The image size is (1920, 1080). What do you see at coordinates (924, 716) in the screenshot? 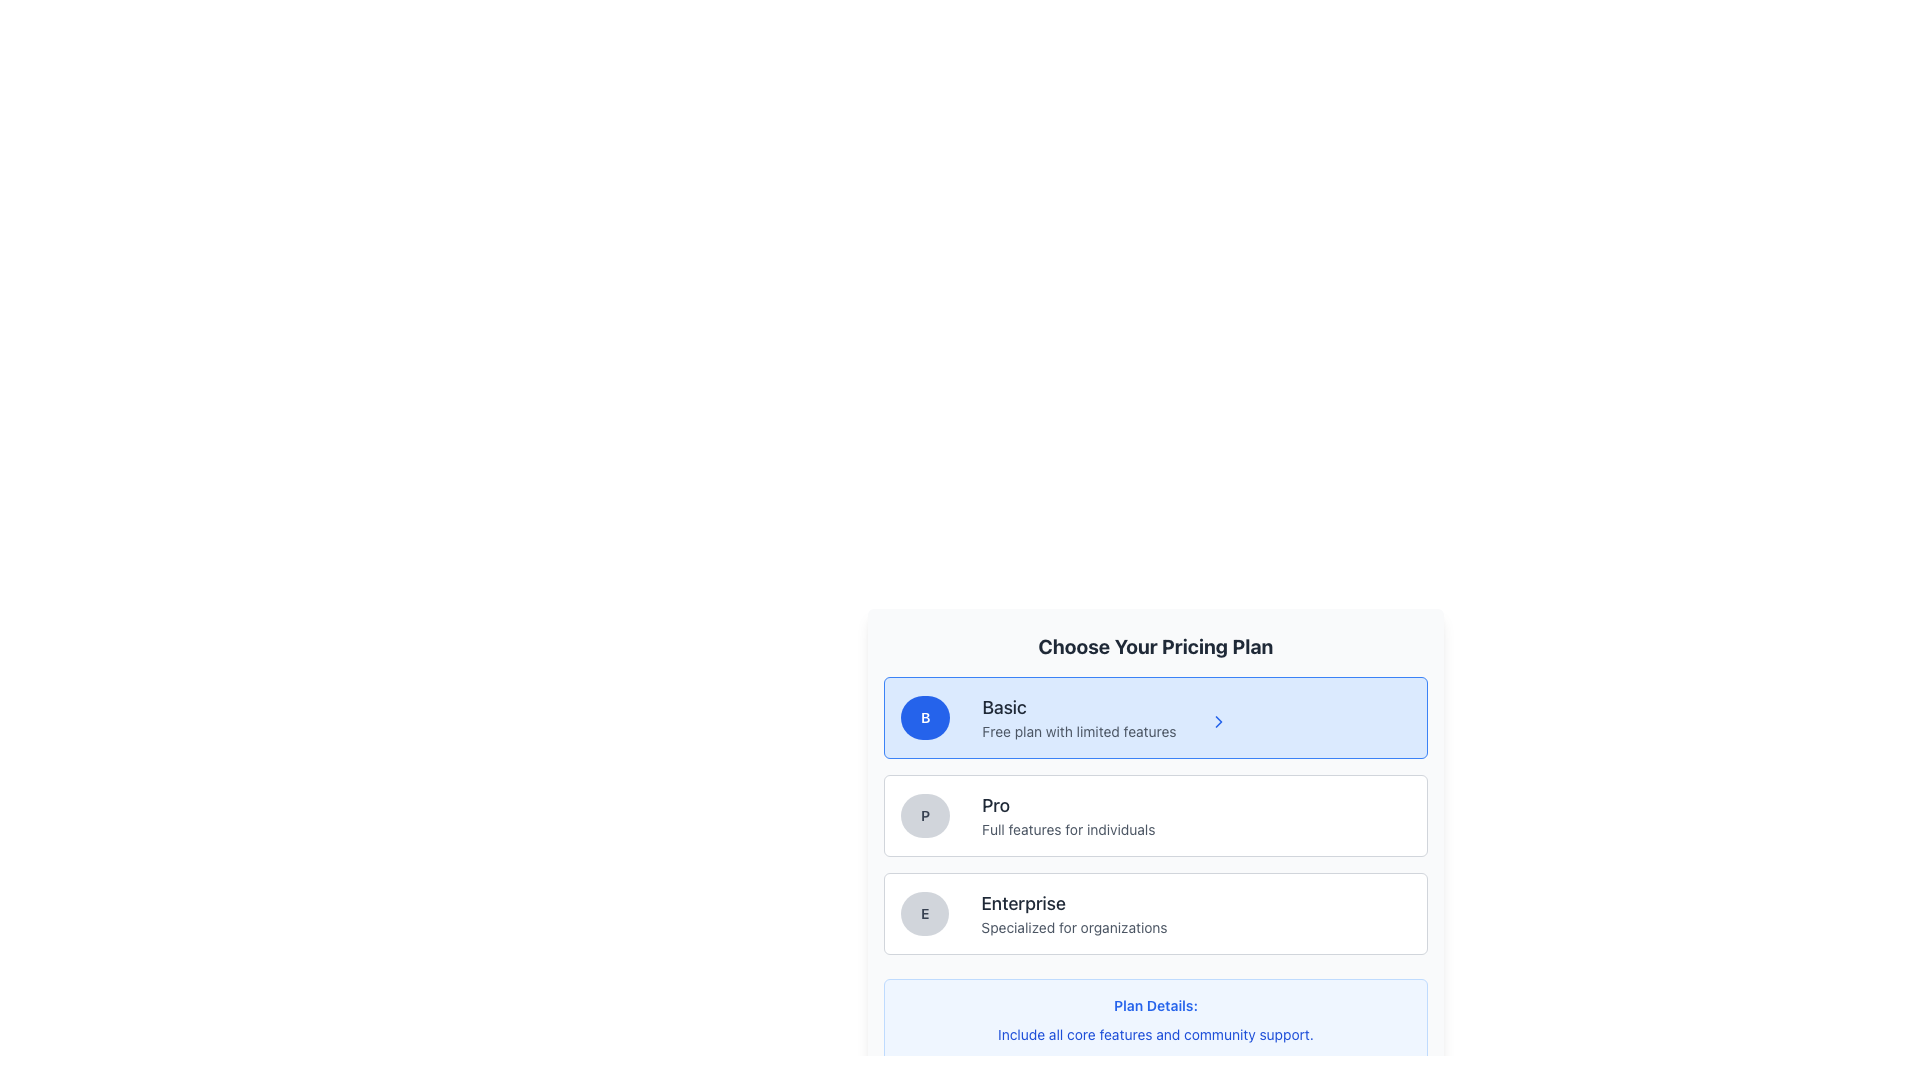
I see `the decorative Symbol/Badge representing the 'Basic' plan located at the top-left corner of the 'Basic' pricing plan option` at bounding box center [924, 716].